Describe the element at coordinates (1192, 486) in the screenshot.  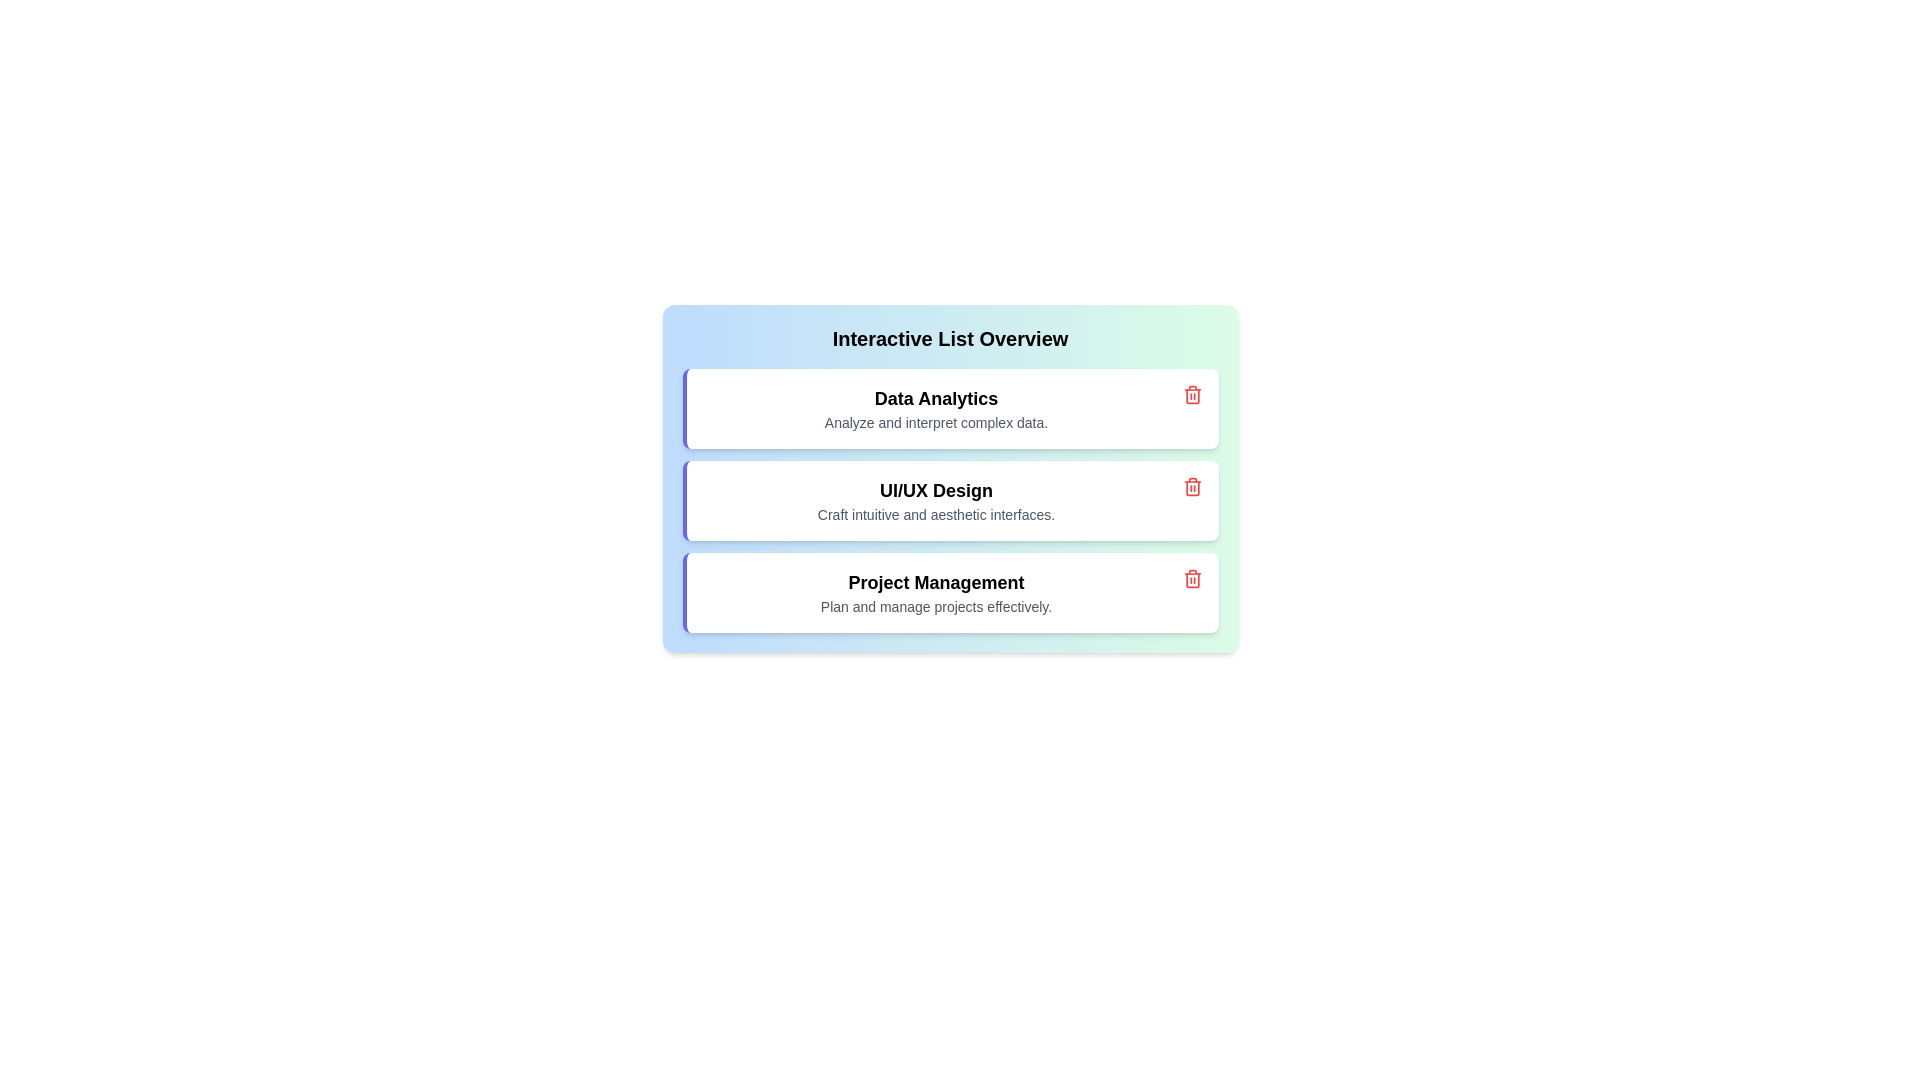
I see `delete button next to the item titled 'UI/UX Design'` at that location.